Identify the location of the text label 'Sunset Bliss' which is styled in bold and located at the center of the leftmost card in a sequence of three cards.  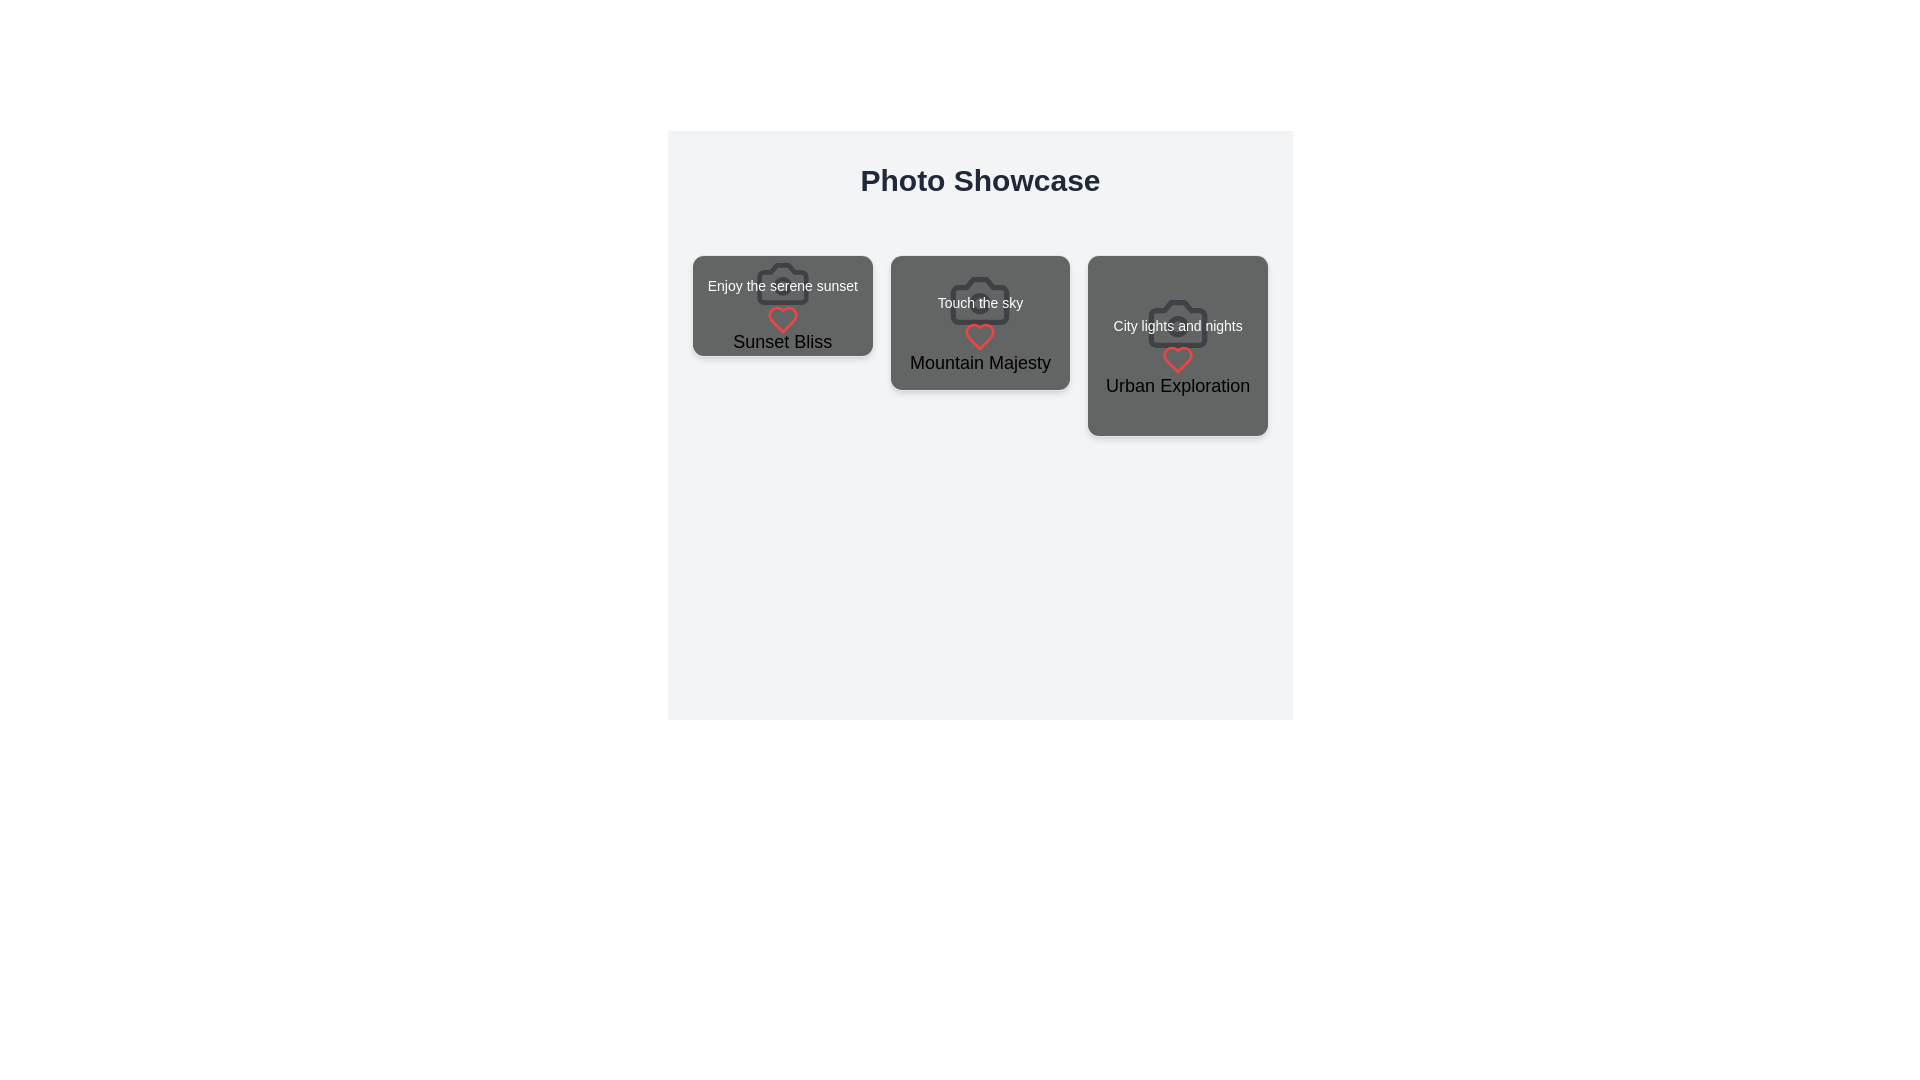
(781, 306).